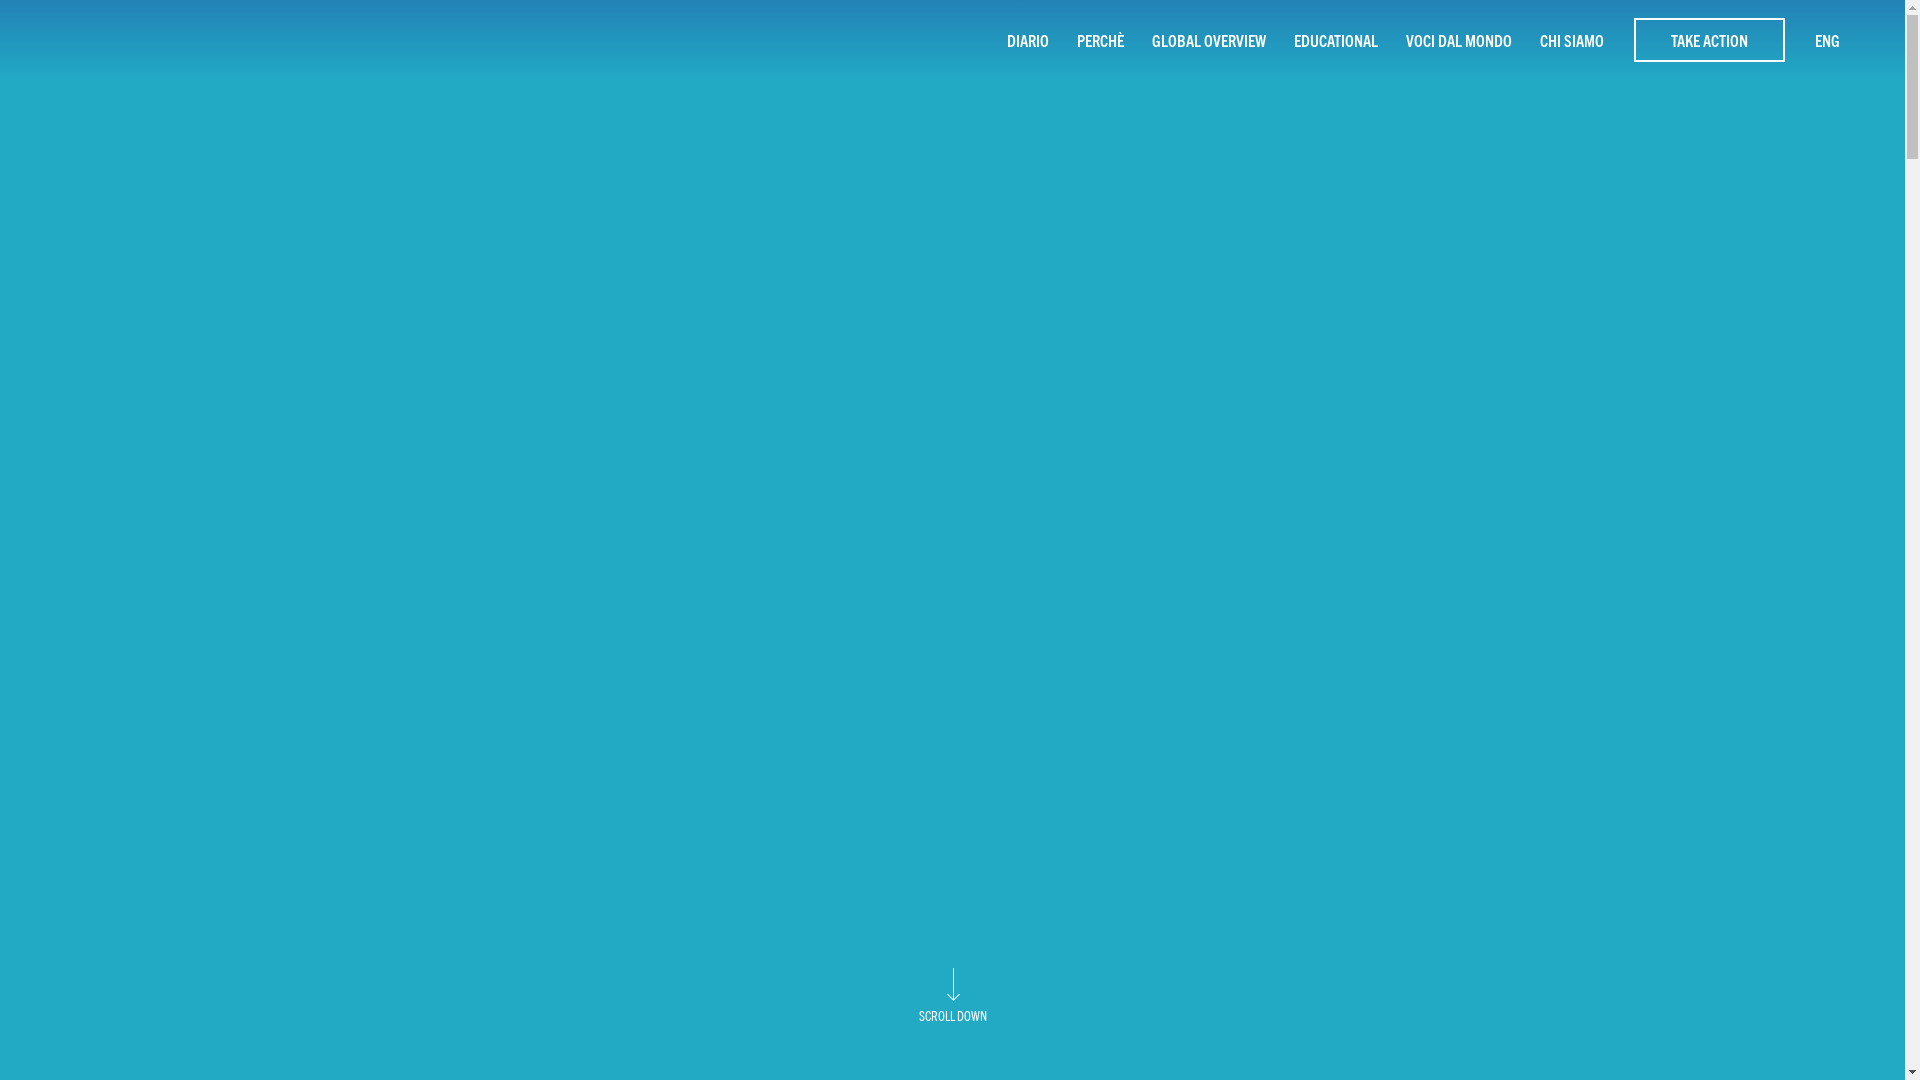 This screenshot has height=1080, width=1920. I want to click on 'GLOBAL OVERVIEW', so click(1208, 39).